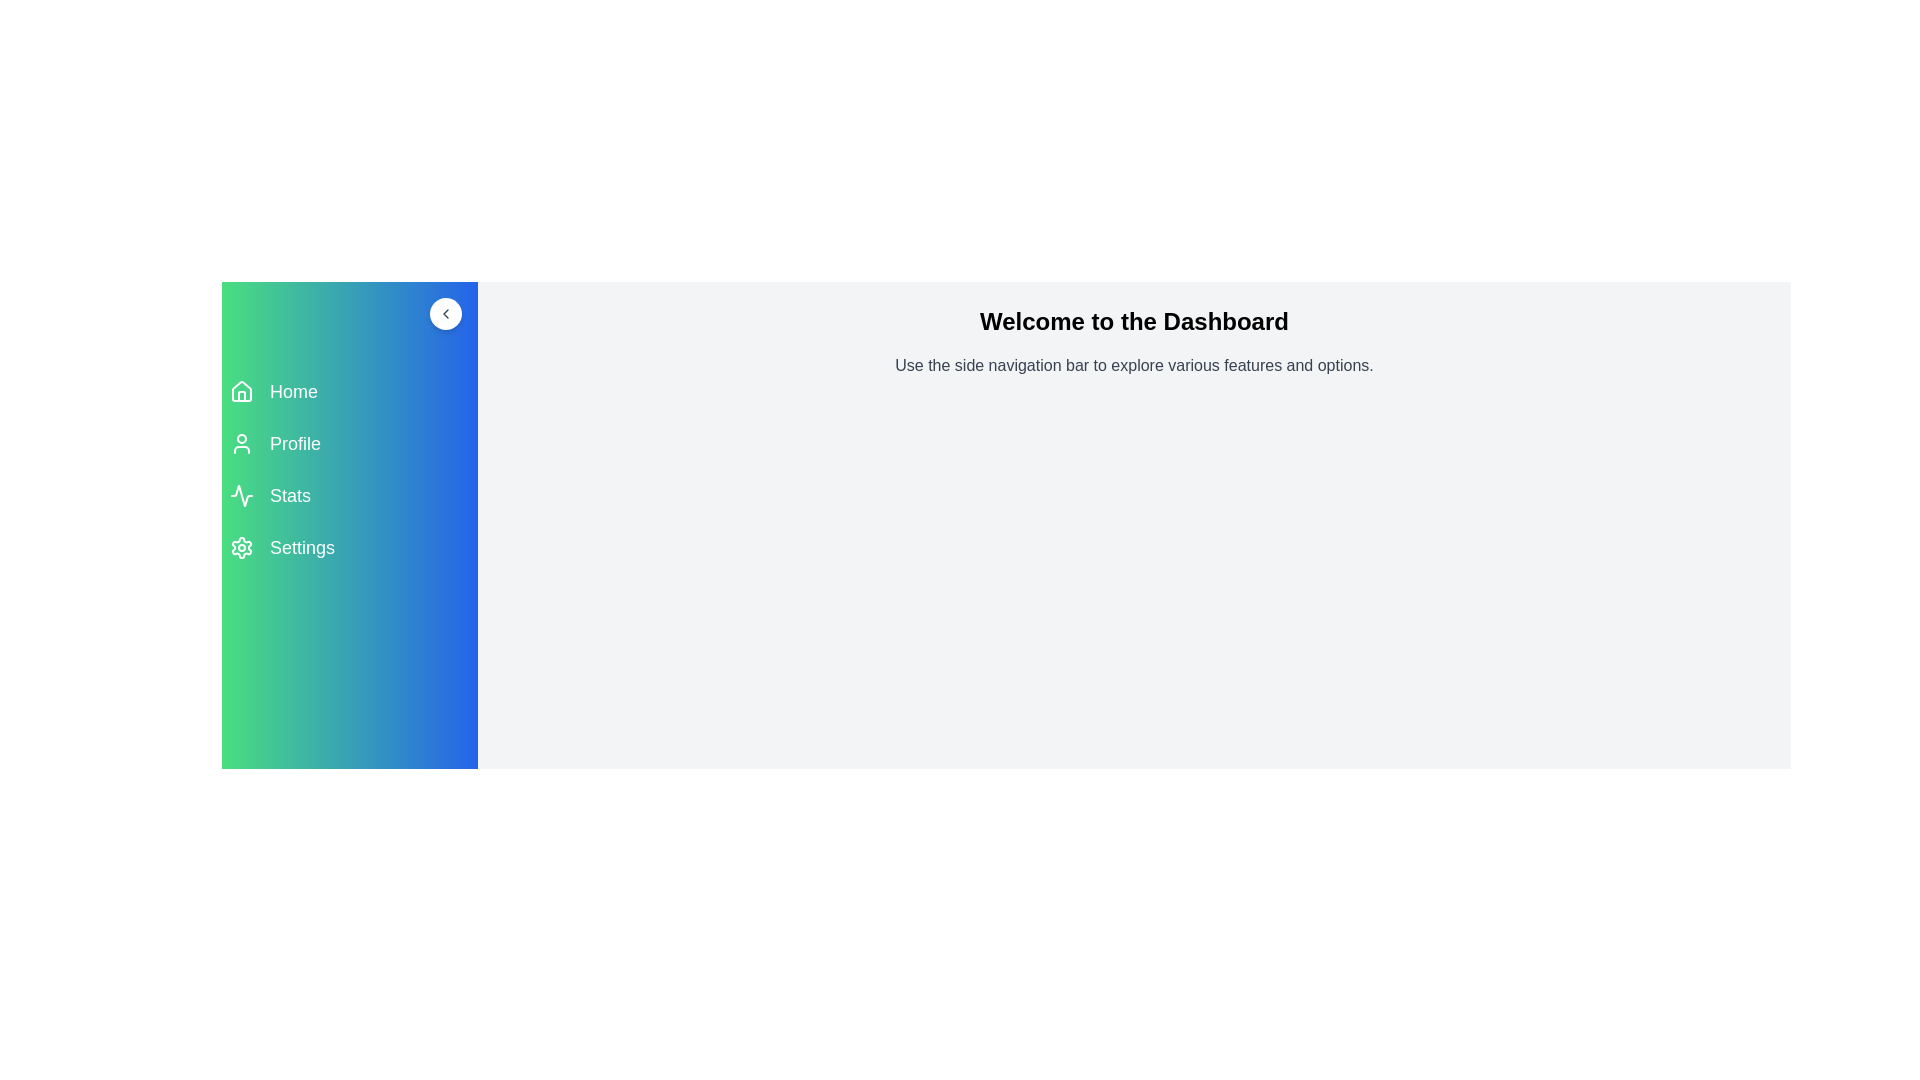 The width and height of the screenshot is (1920, 1080). I want to click on the 'Stats' icon in the navigation menu, so click(240, 495).